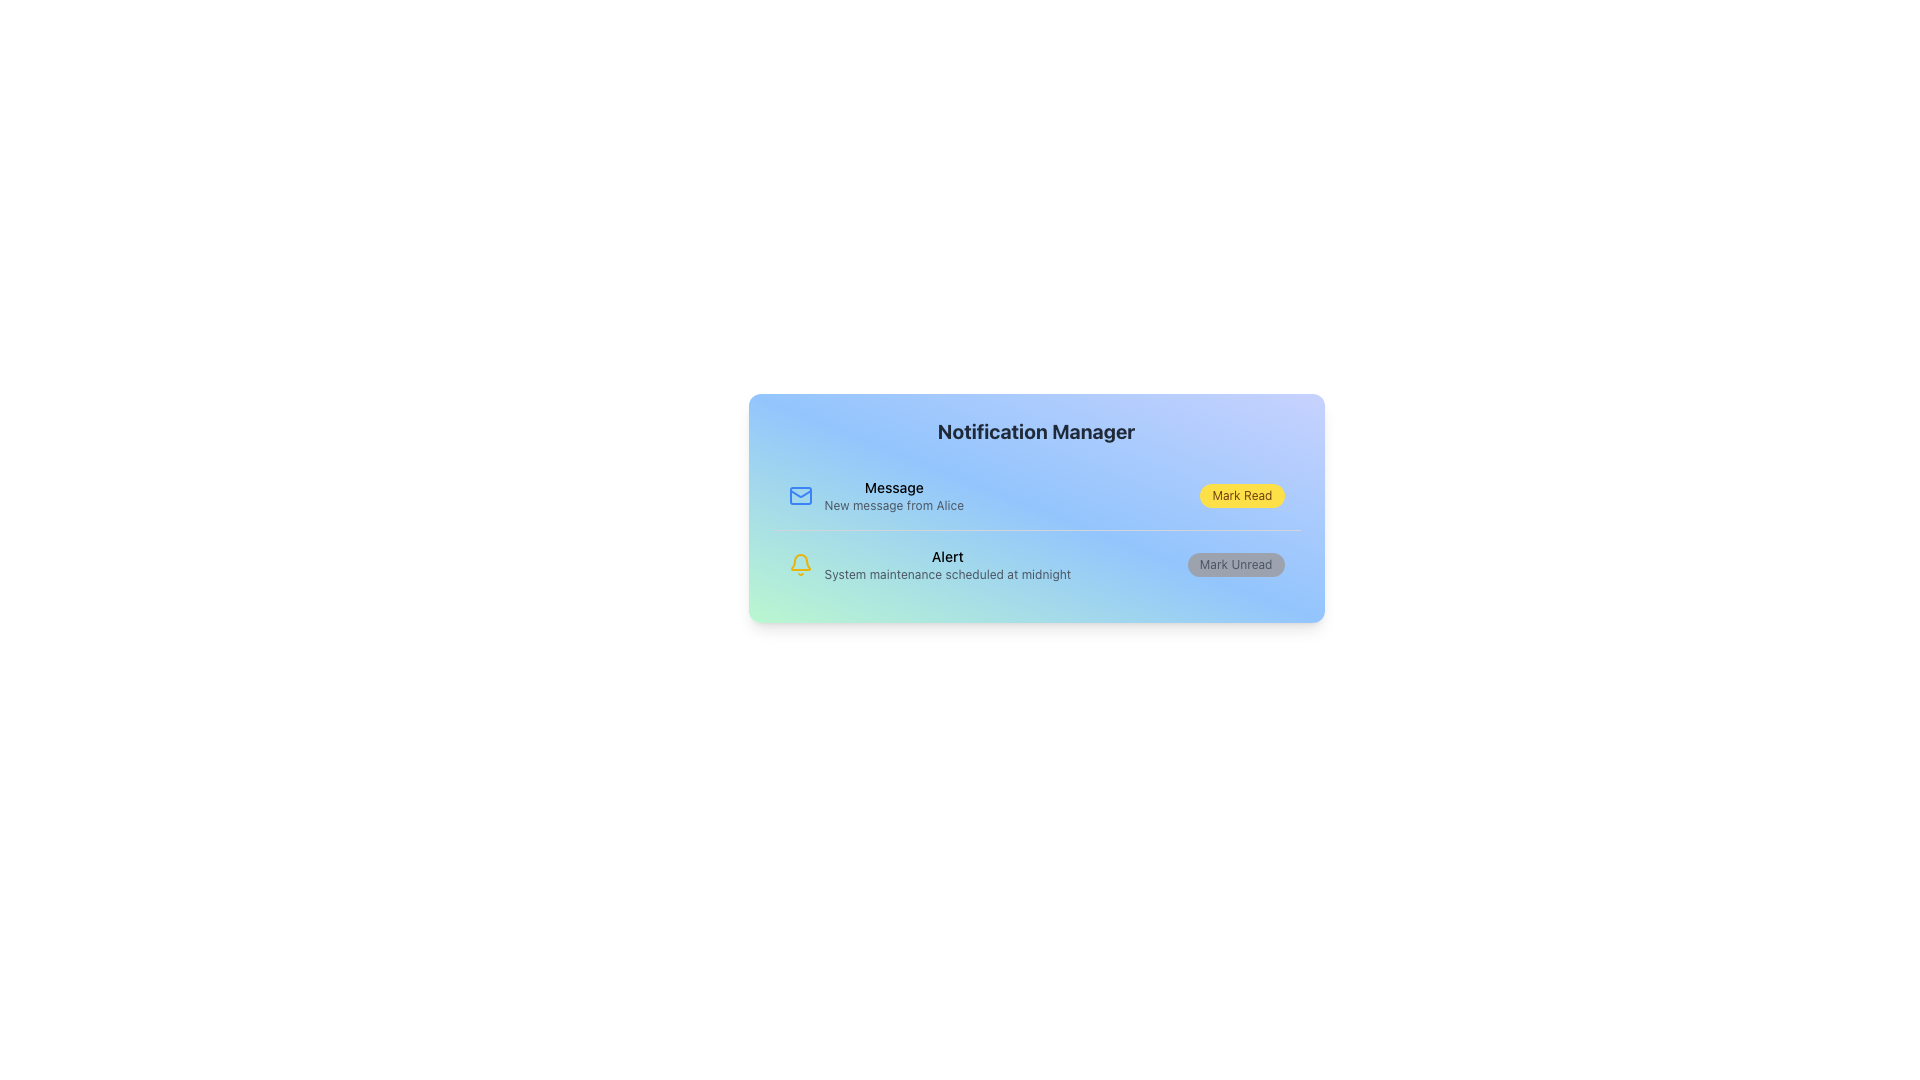  What do you see at coordinates (800, 495) in the screenshot?
I see `the light blue rectangular mail envelope icon with rounded corners located at the top left of the 'Notification Manager' panel labeled 'Message'` at bounding box center [800, 495].